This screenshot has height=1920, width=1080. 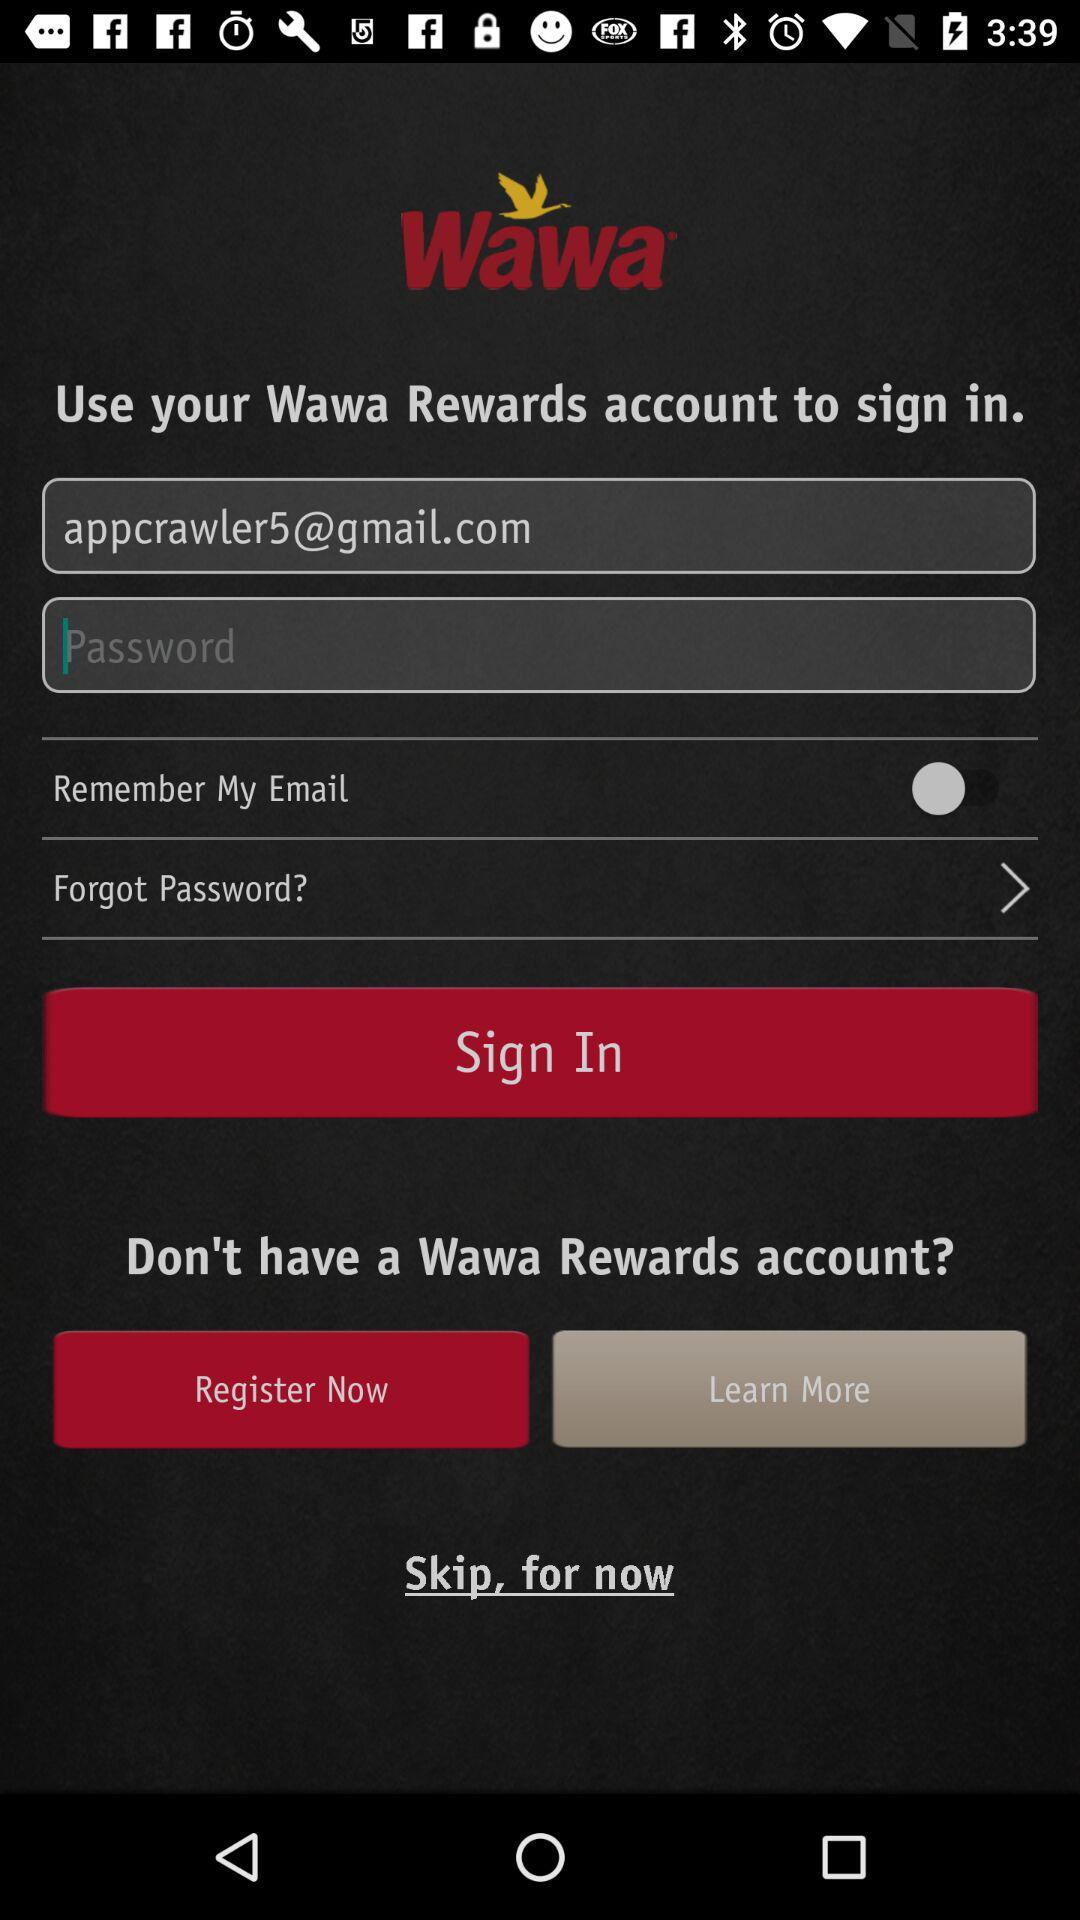 I want to click on icon next to learn more icon, so click(x=290, y=1388).